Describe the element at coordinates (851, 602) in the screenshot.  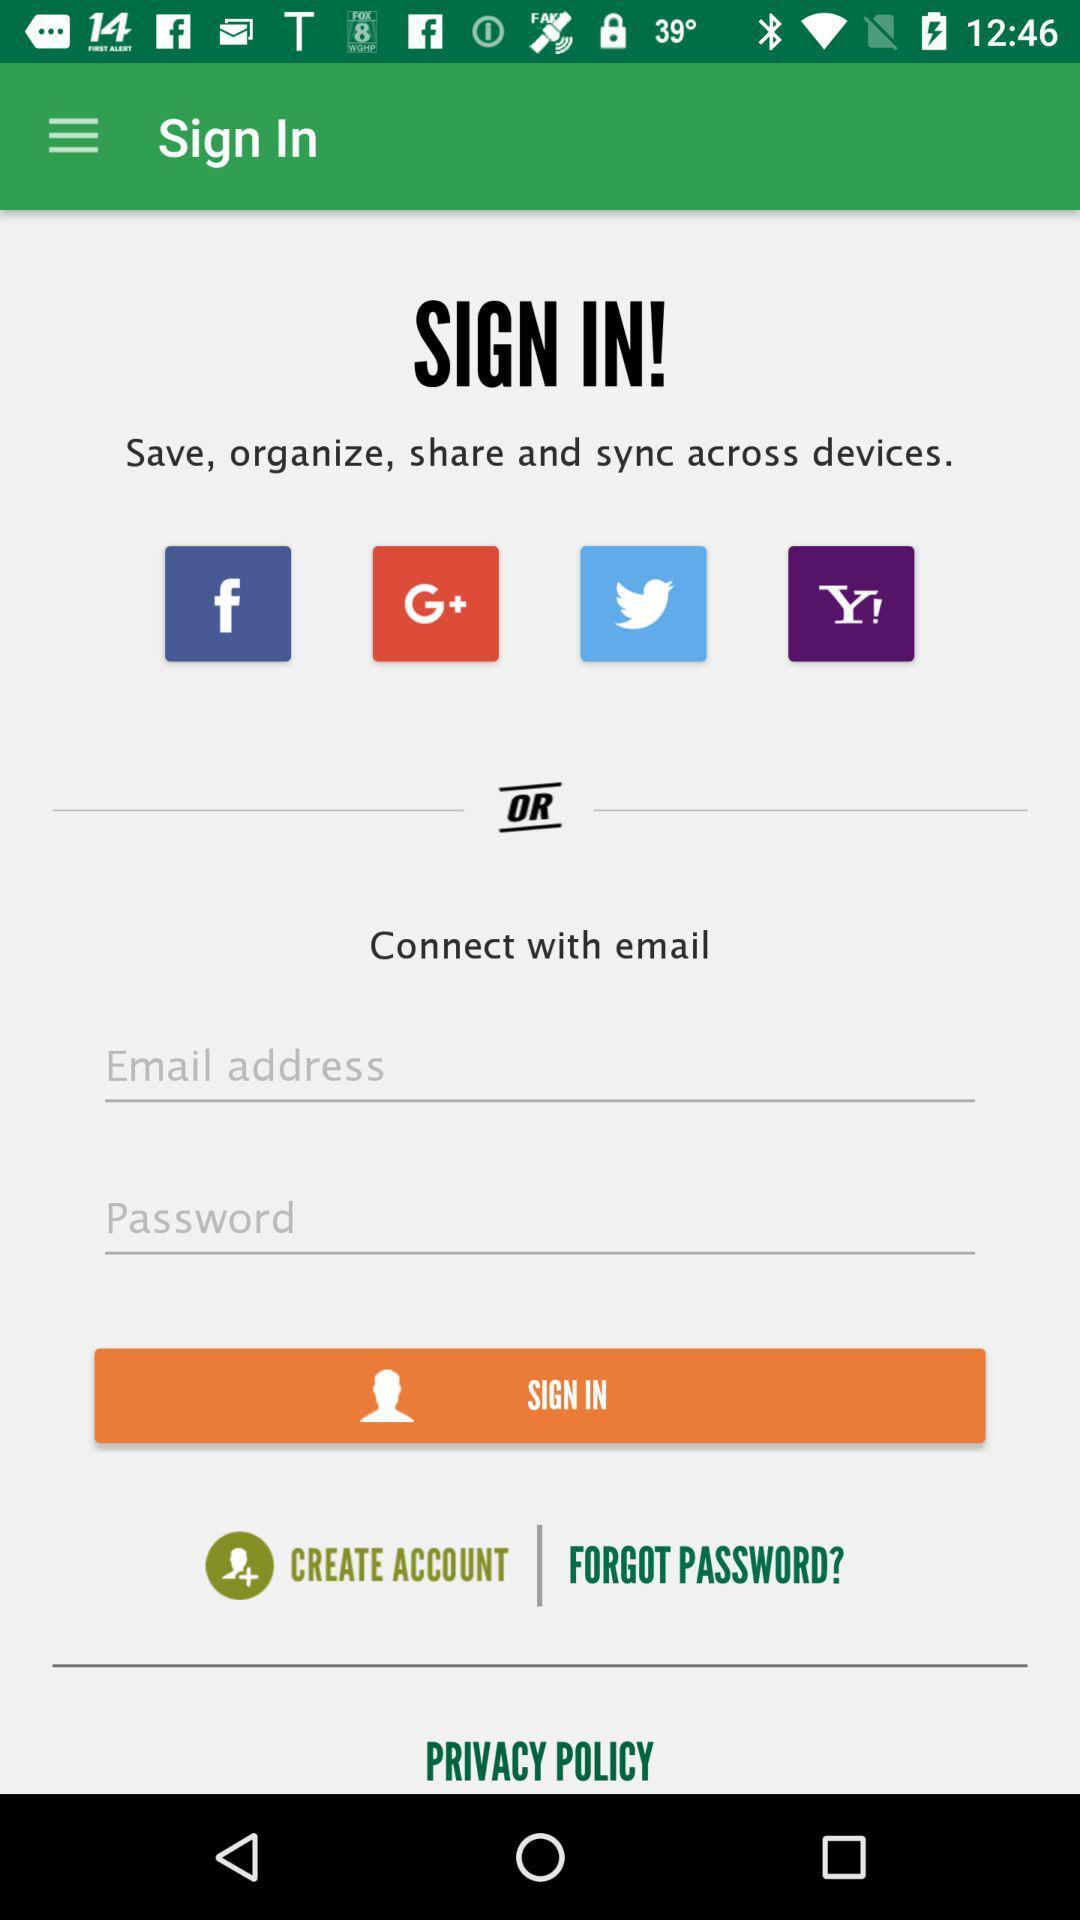
I see `sign in with yahoo` at that location.